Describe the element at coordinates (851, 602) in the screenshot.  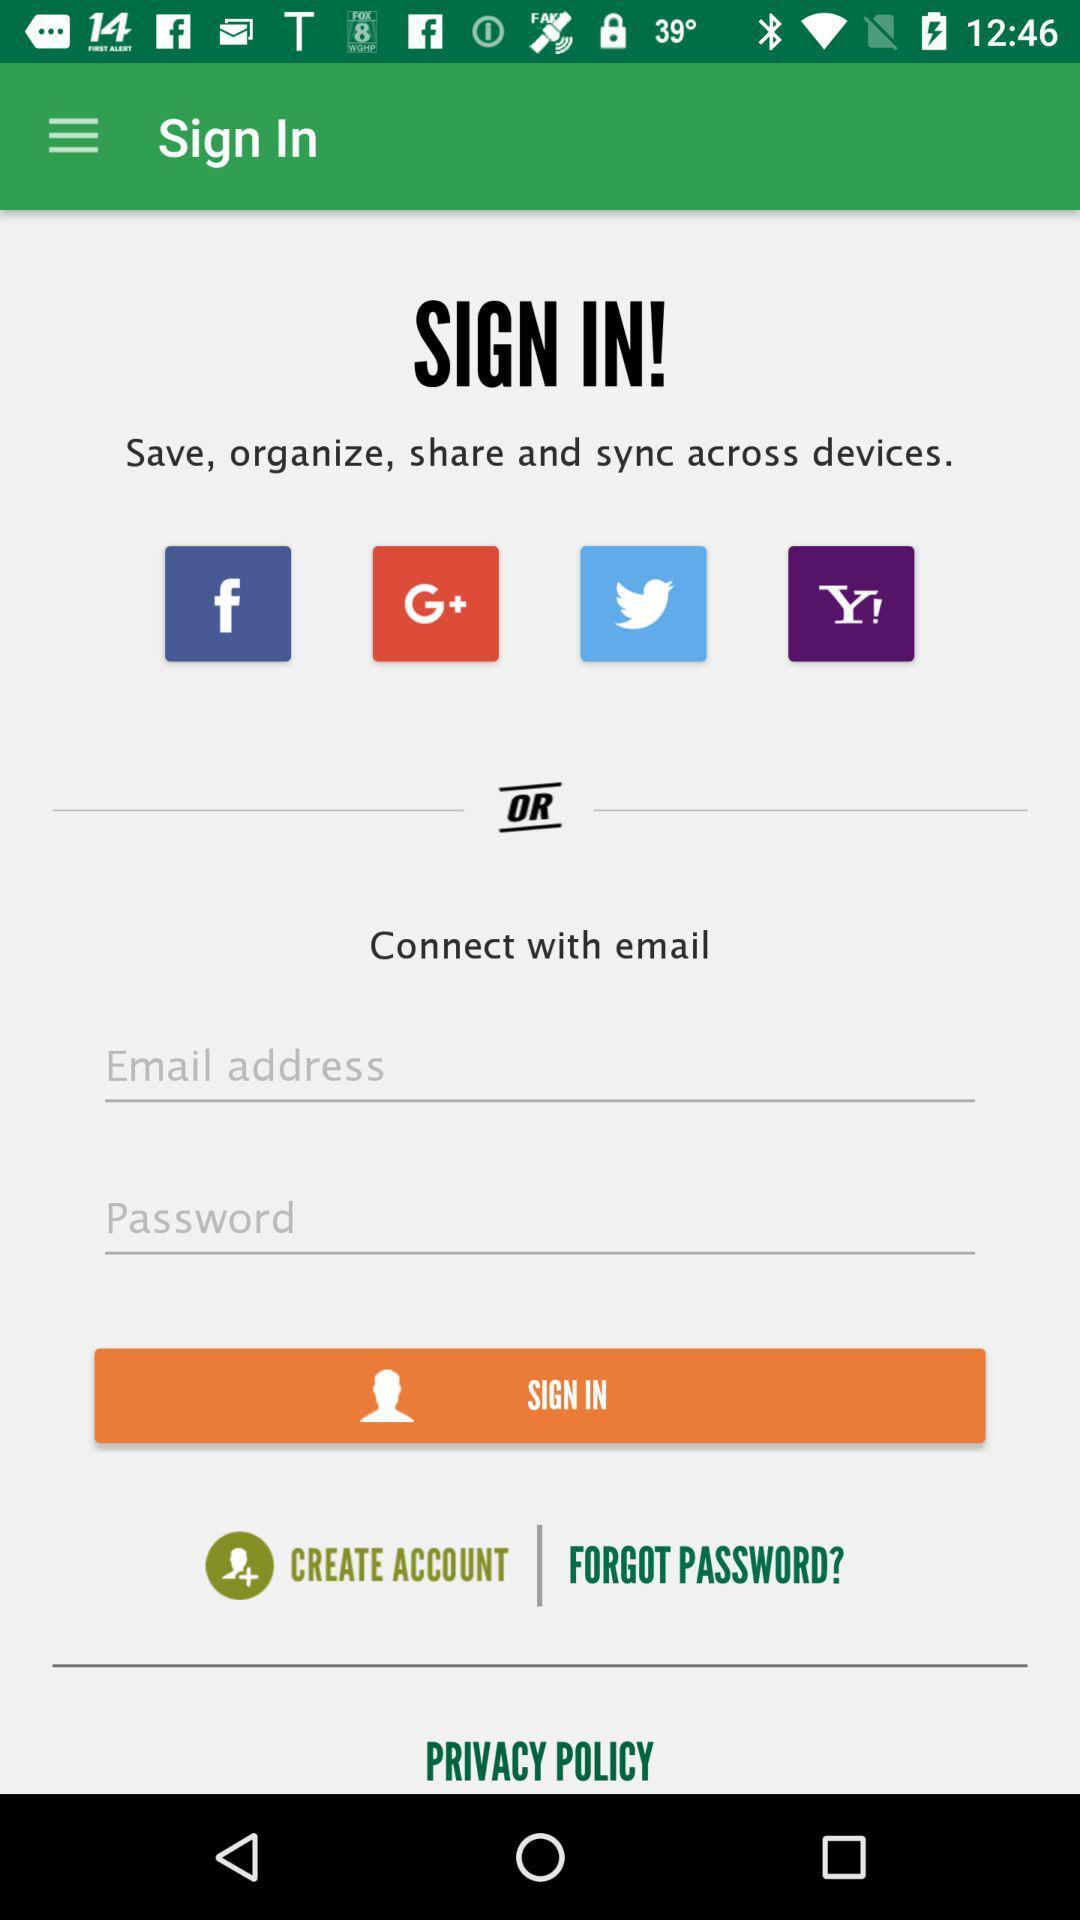
I see `sign in with yahoo` at that location.